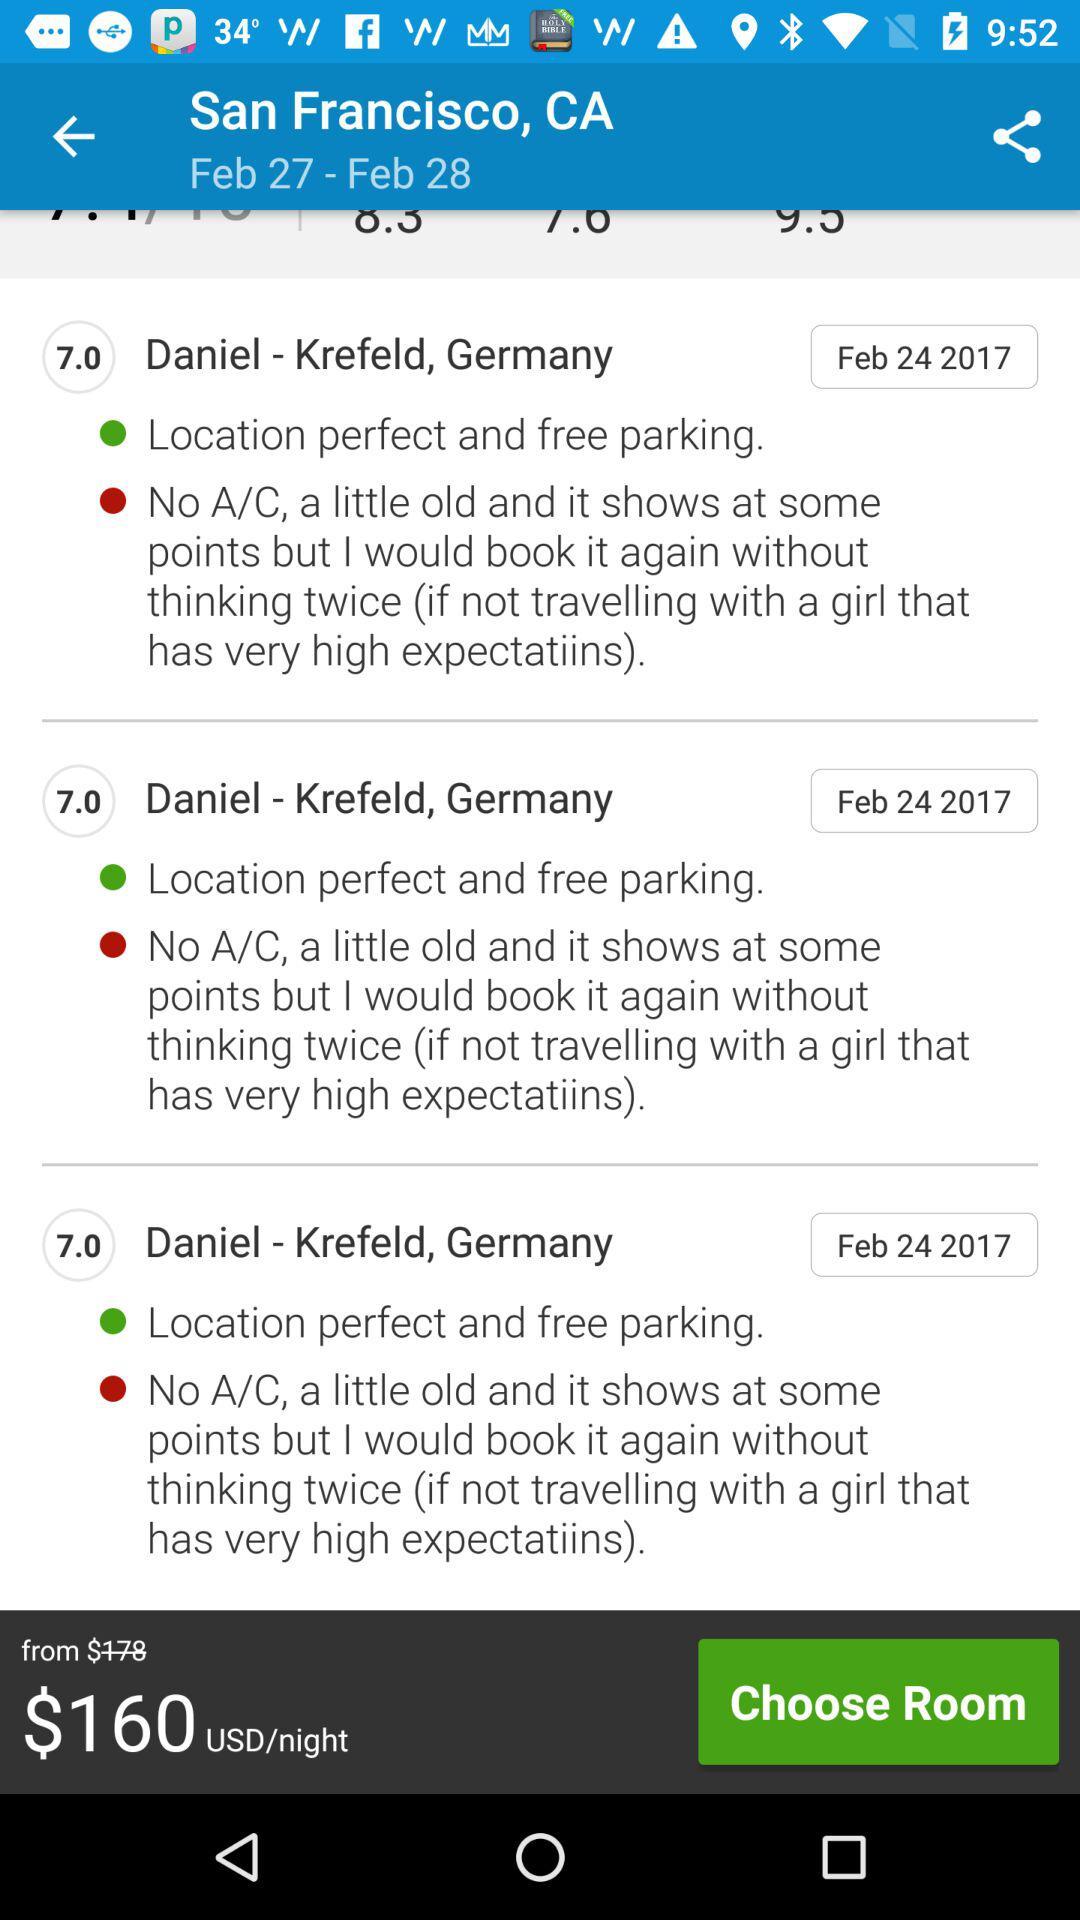  I want to click on icon next to the $160 usd/night, so click(877, 1700).